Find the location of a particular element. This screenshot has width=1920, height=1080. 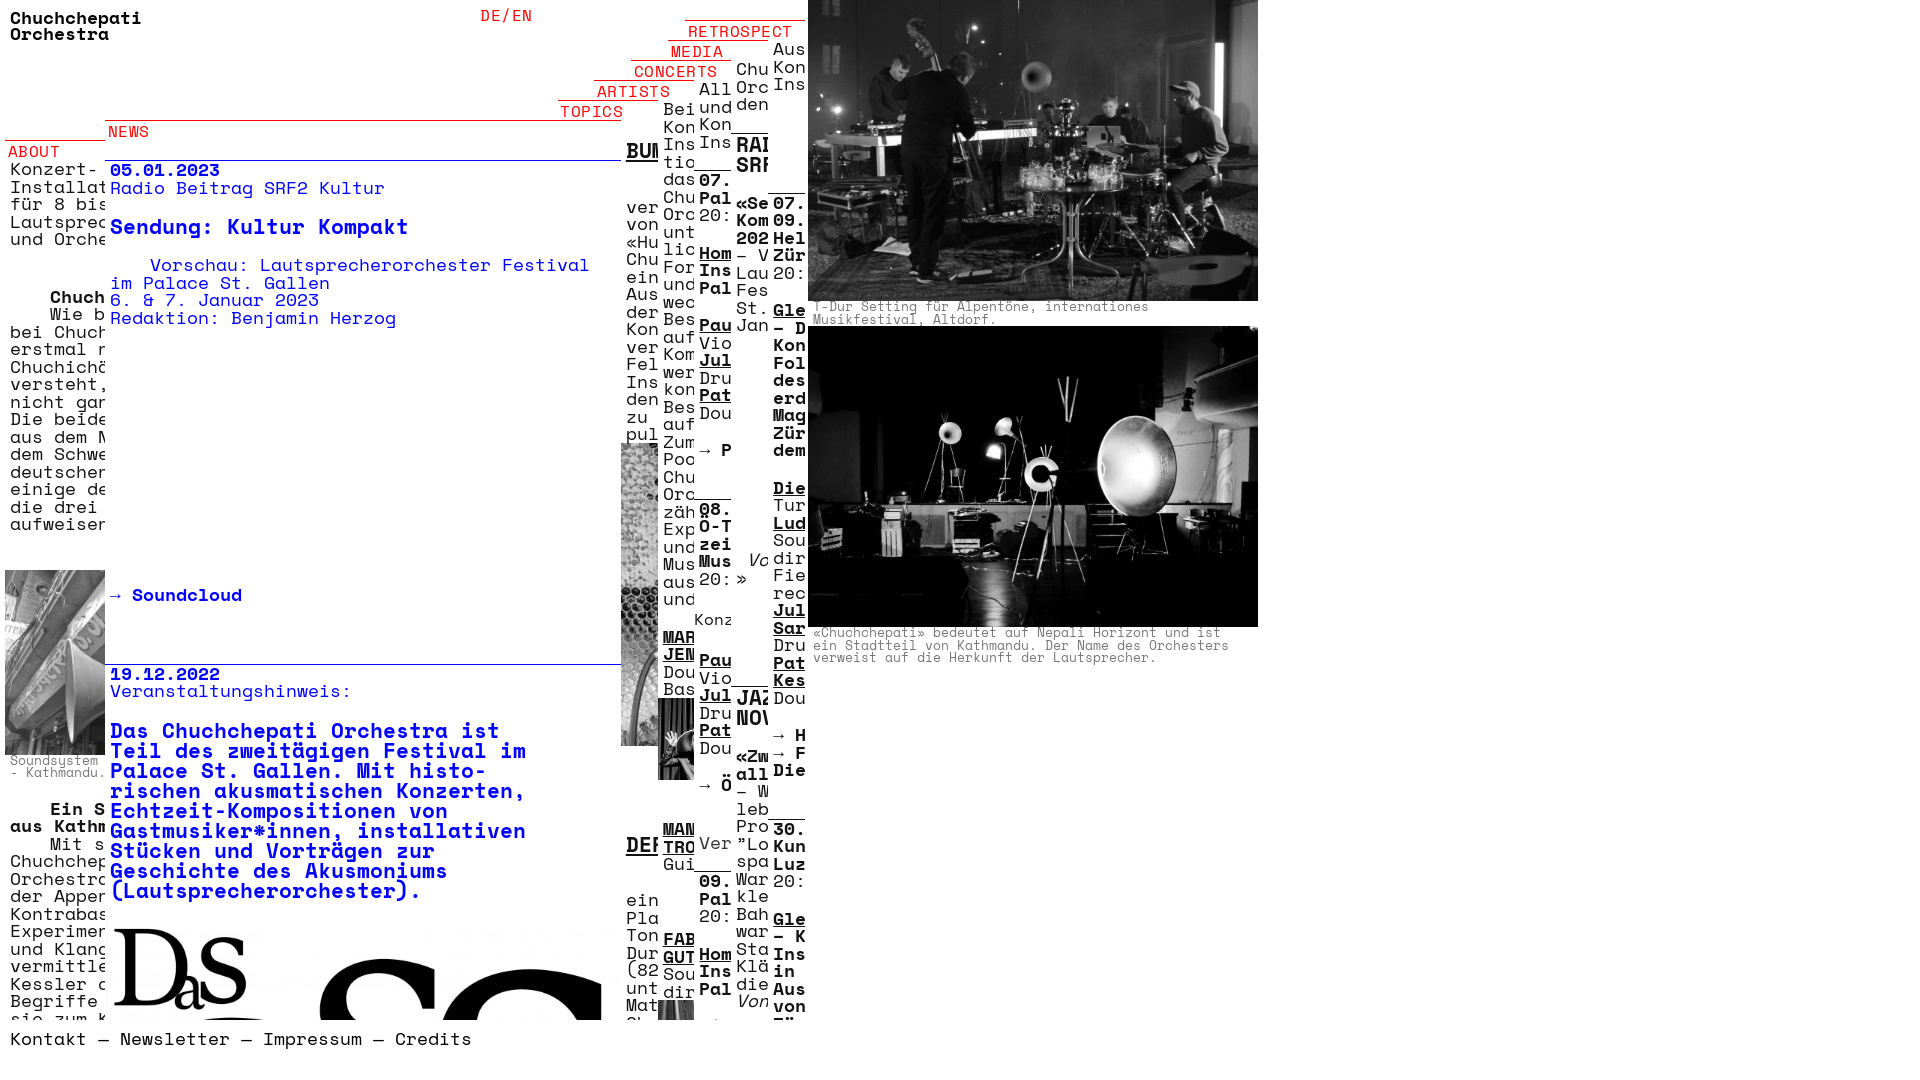

'EN' is located at coordinates (522, 15).